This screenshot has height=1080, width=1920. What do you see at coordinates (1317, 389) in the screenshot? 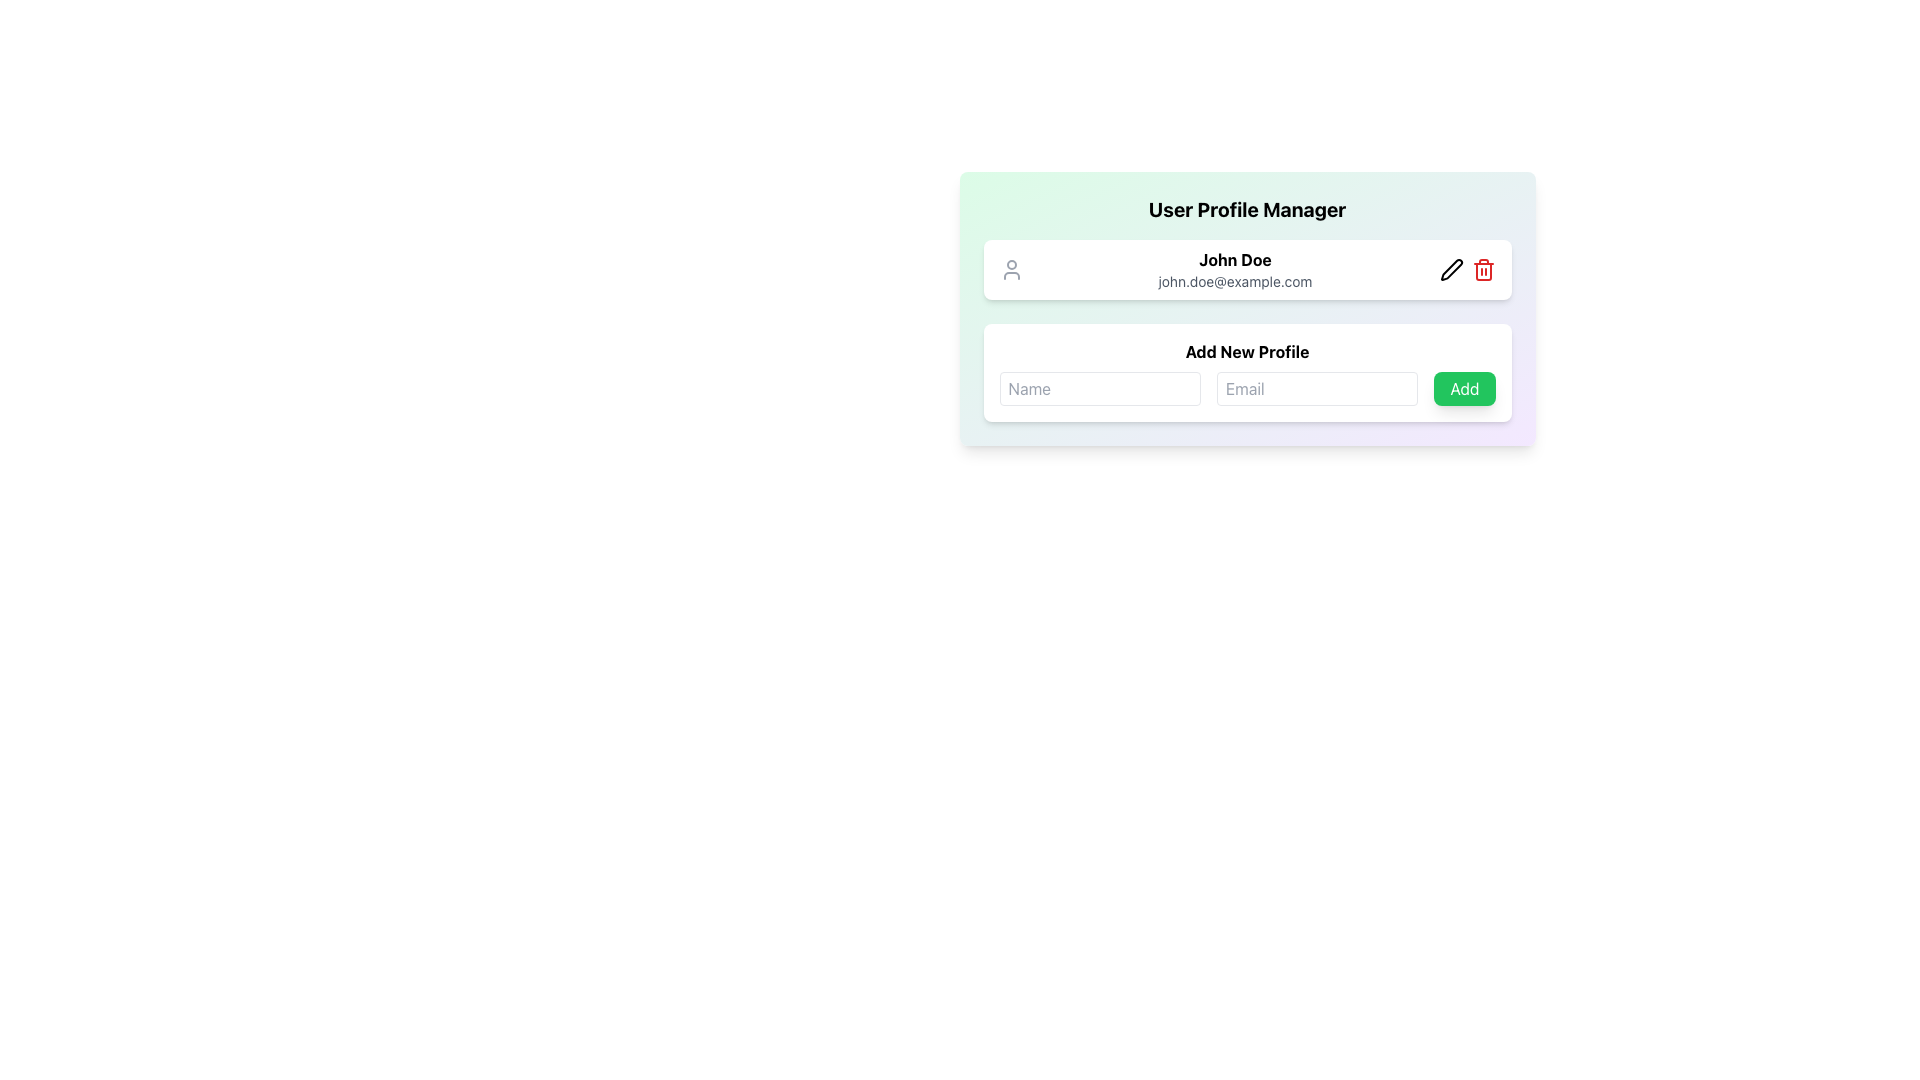
I see `the email input field located in the 'Add New Profile' section to focus the input` at bounding box center [1317, 389].